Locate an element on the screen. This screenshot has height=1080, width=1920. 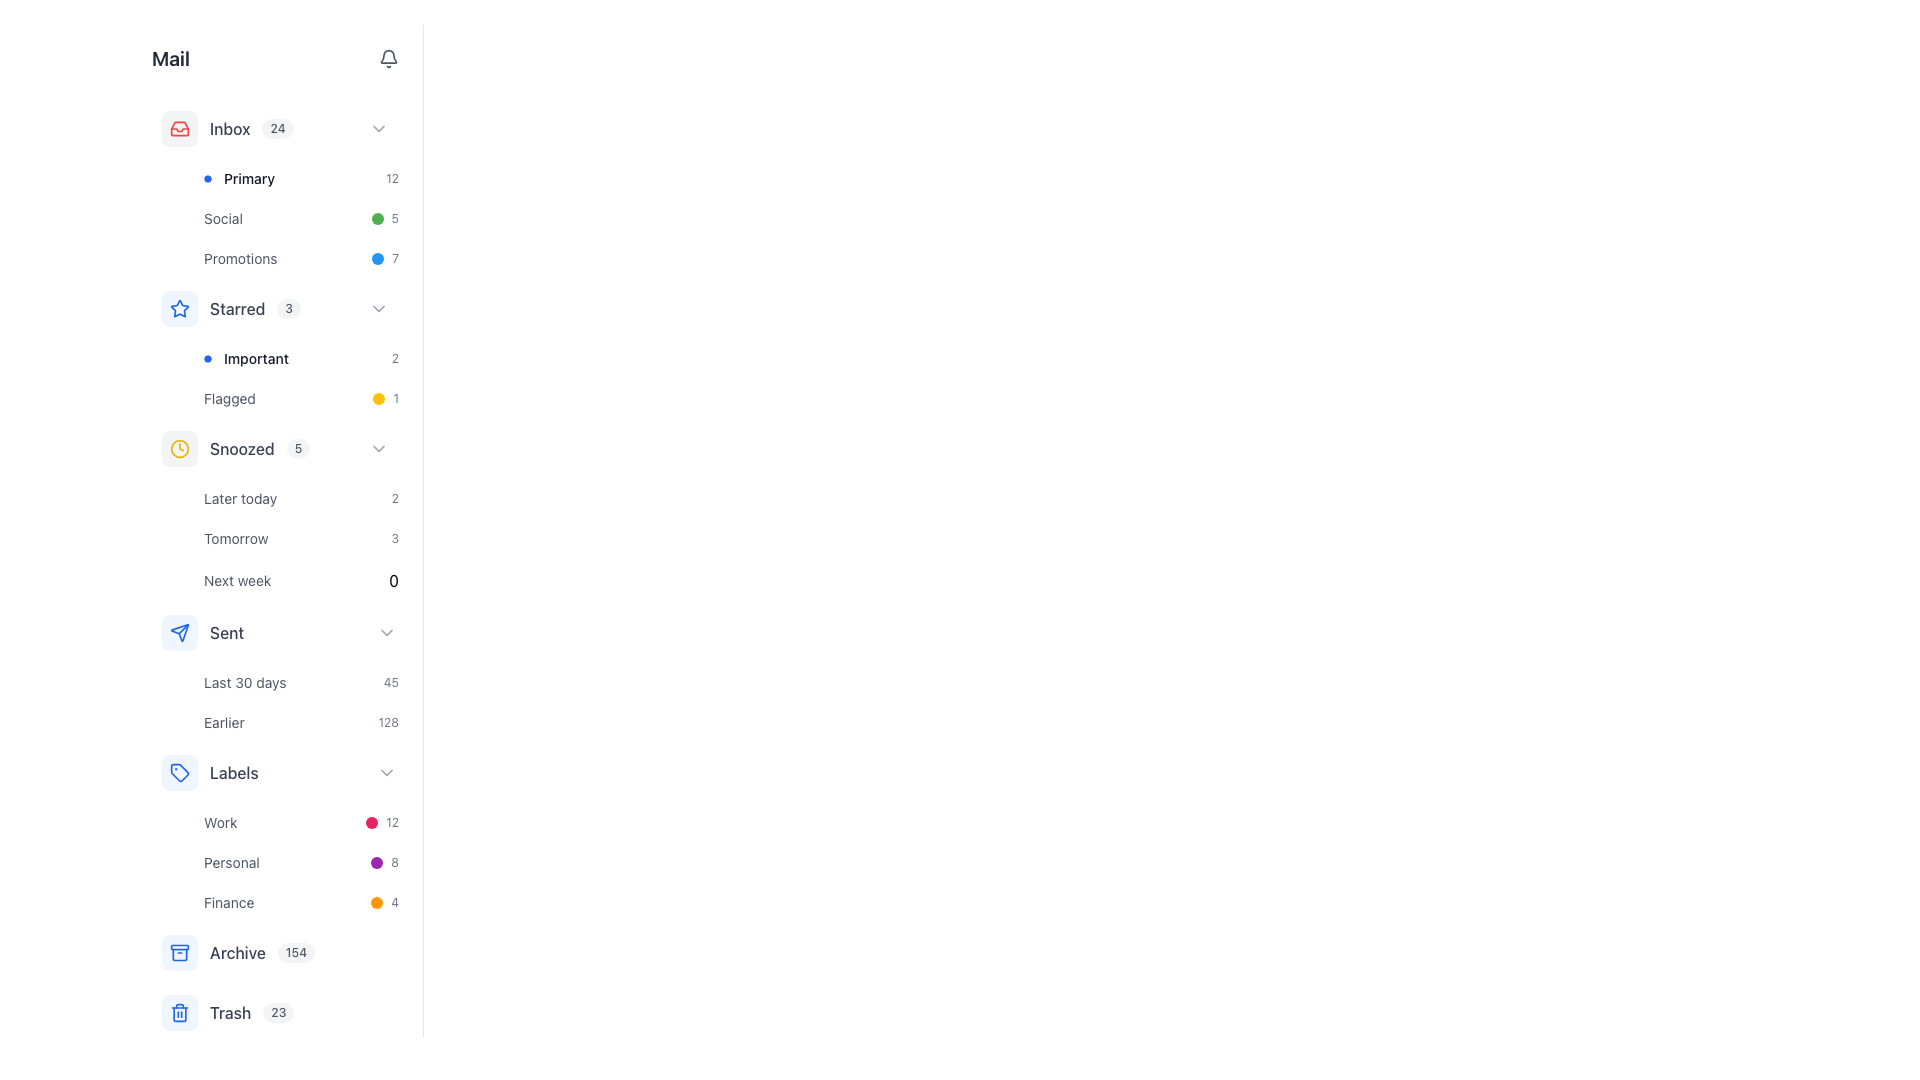
text label displaying 'Important' located in the vertical navigation menu under the 'Starred' section on the left side of the interface is located at coordinates (255, 357).